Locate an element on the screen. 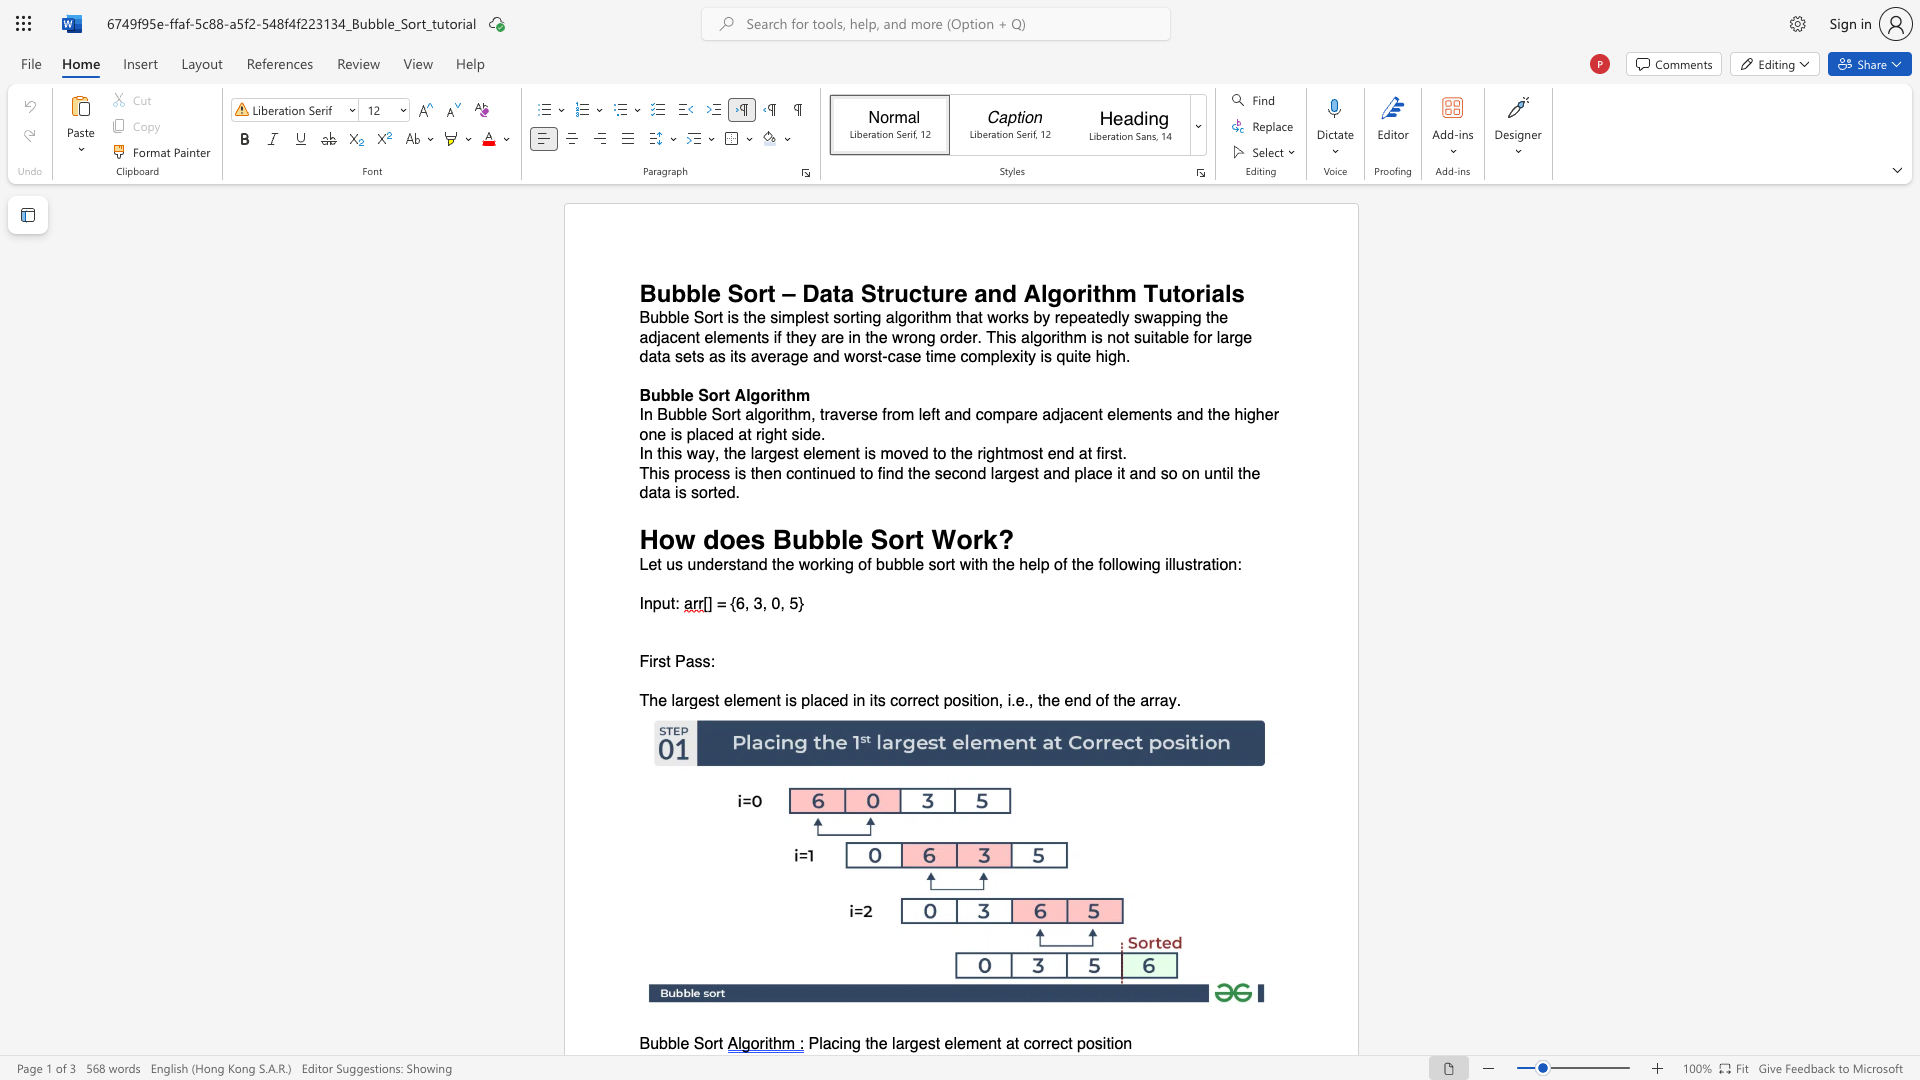 This screenshot has height=1080, width=1920. the 3th character "r" in the text is located at coordinates (914, 700).